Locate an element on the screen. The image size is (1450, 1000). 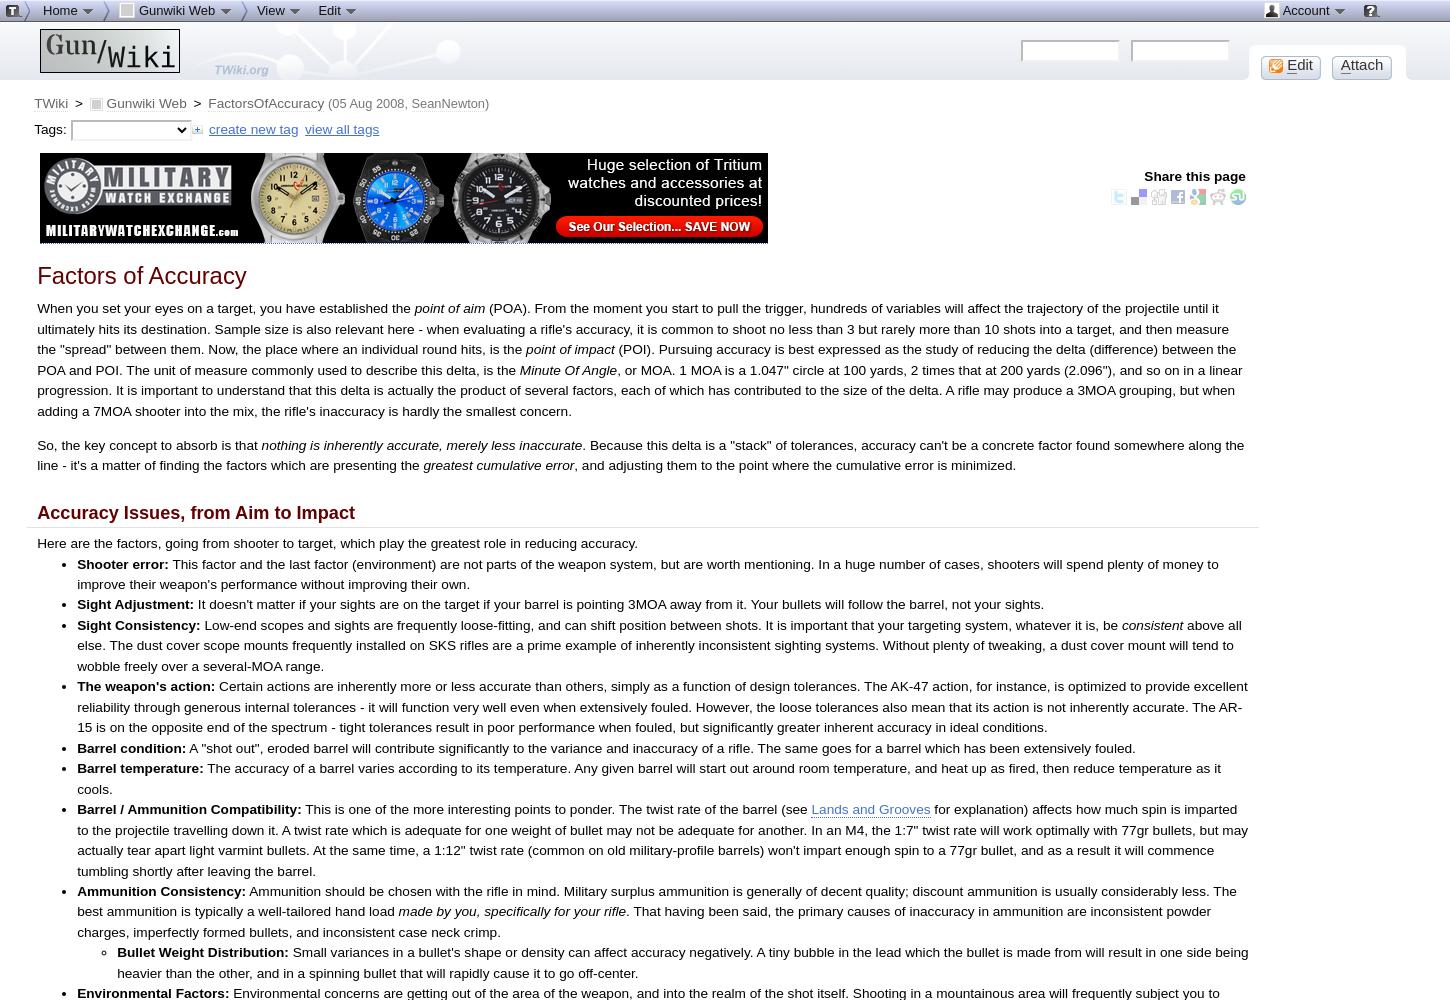
'TWiki web' is located at coordinates (59, 208).